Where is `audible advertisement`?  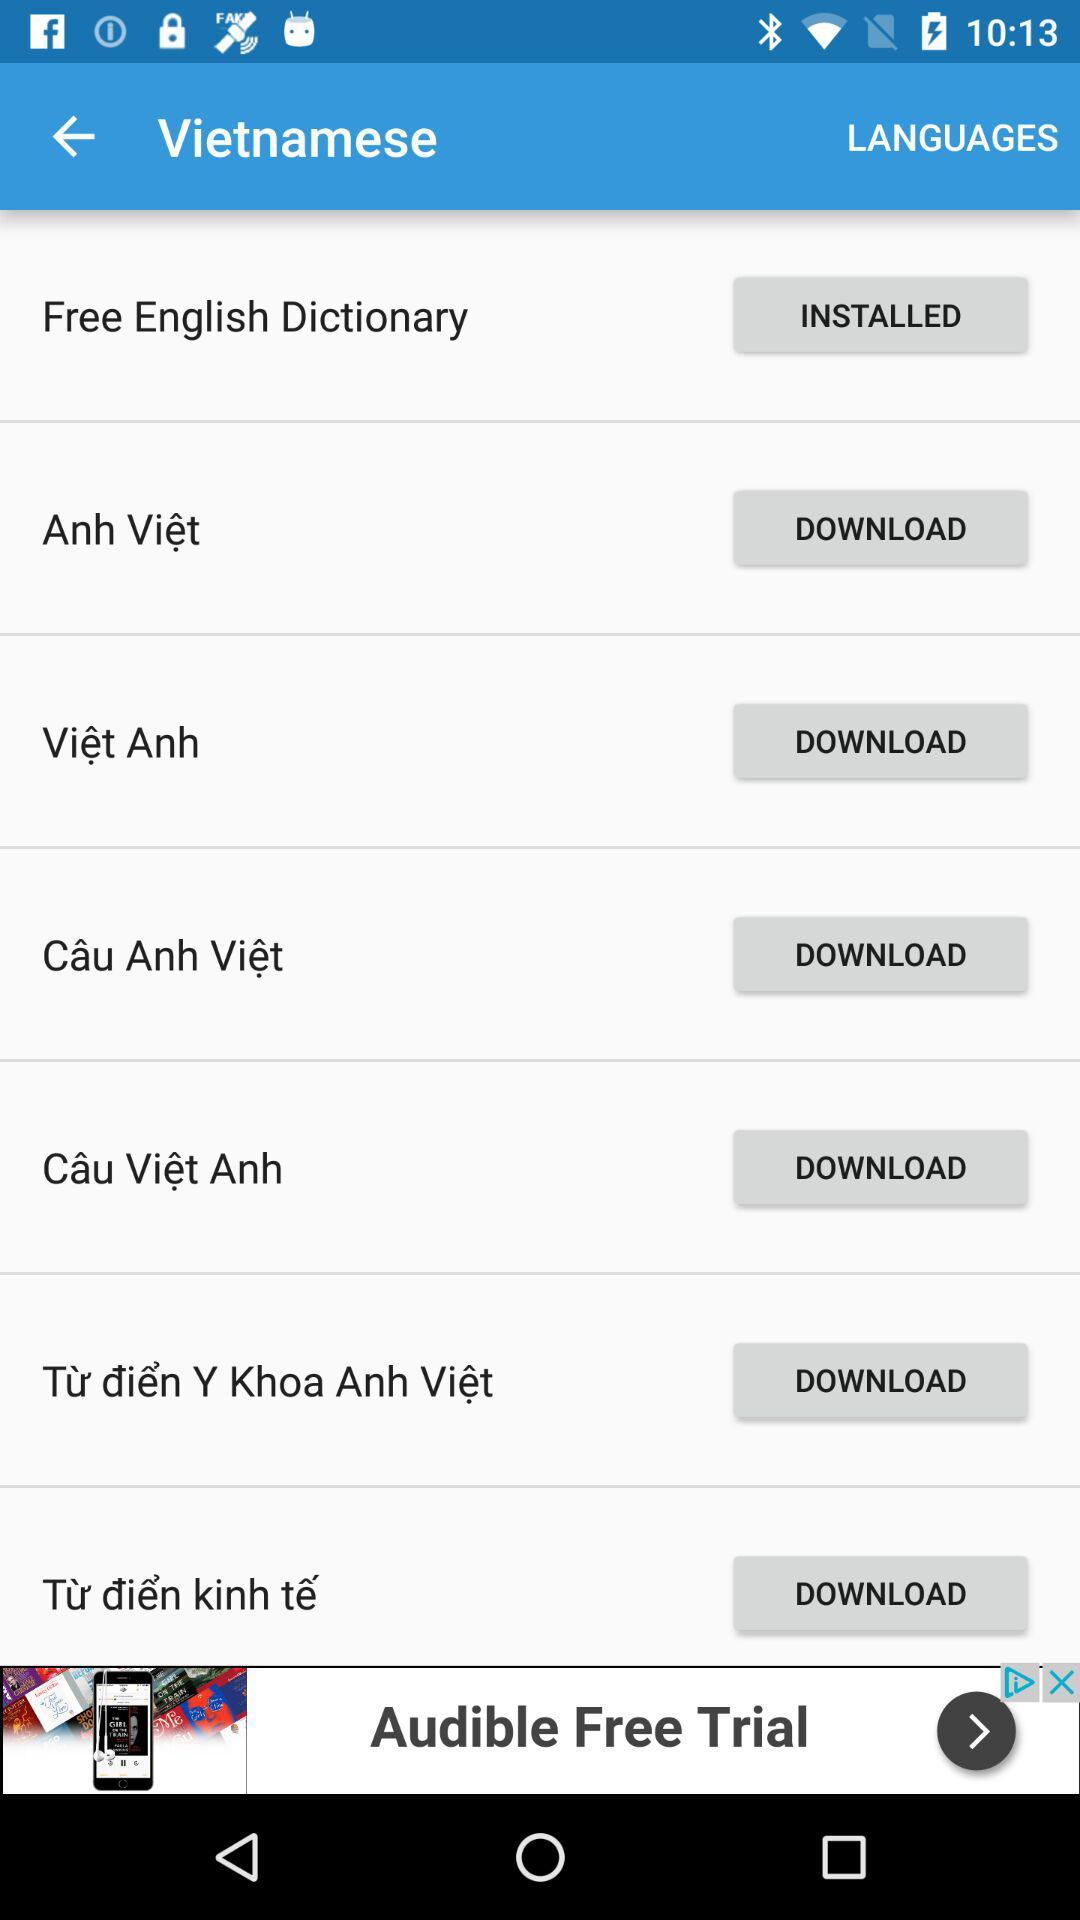
audible advertisement is located at coordinates (540, 1727).